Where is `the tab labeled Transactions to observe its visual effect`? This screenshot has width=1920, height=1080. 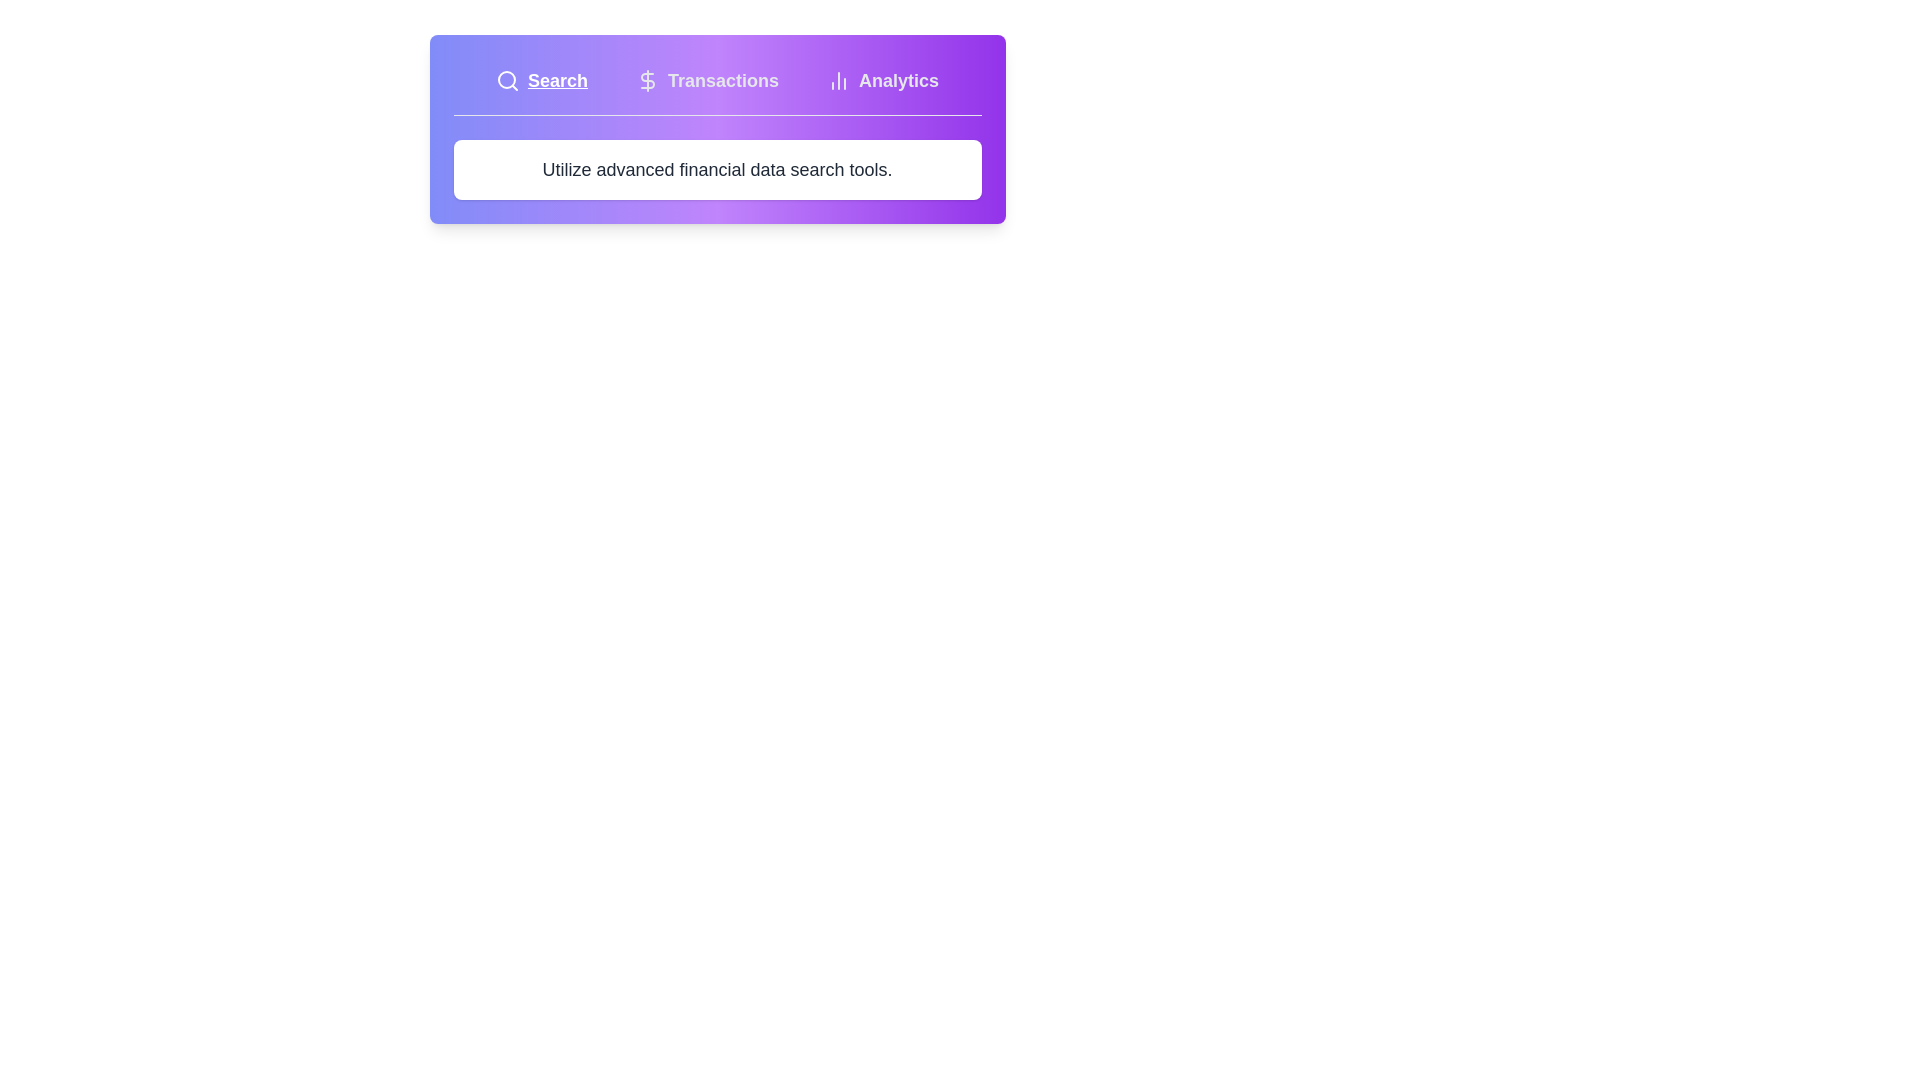 the tab labeled Transactions to observe its visual effect is located at coordinates (707, 80).